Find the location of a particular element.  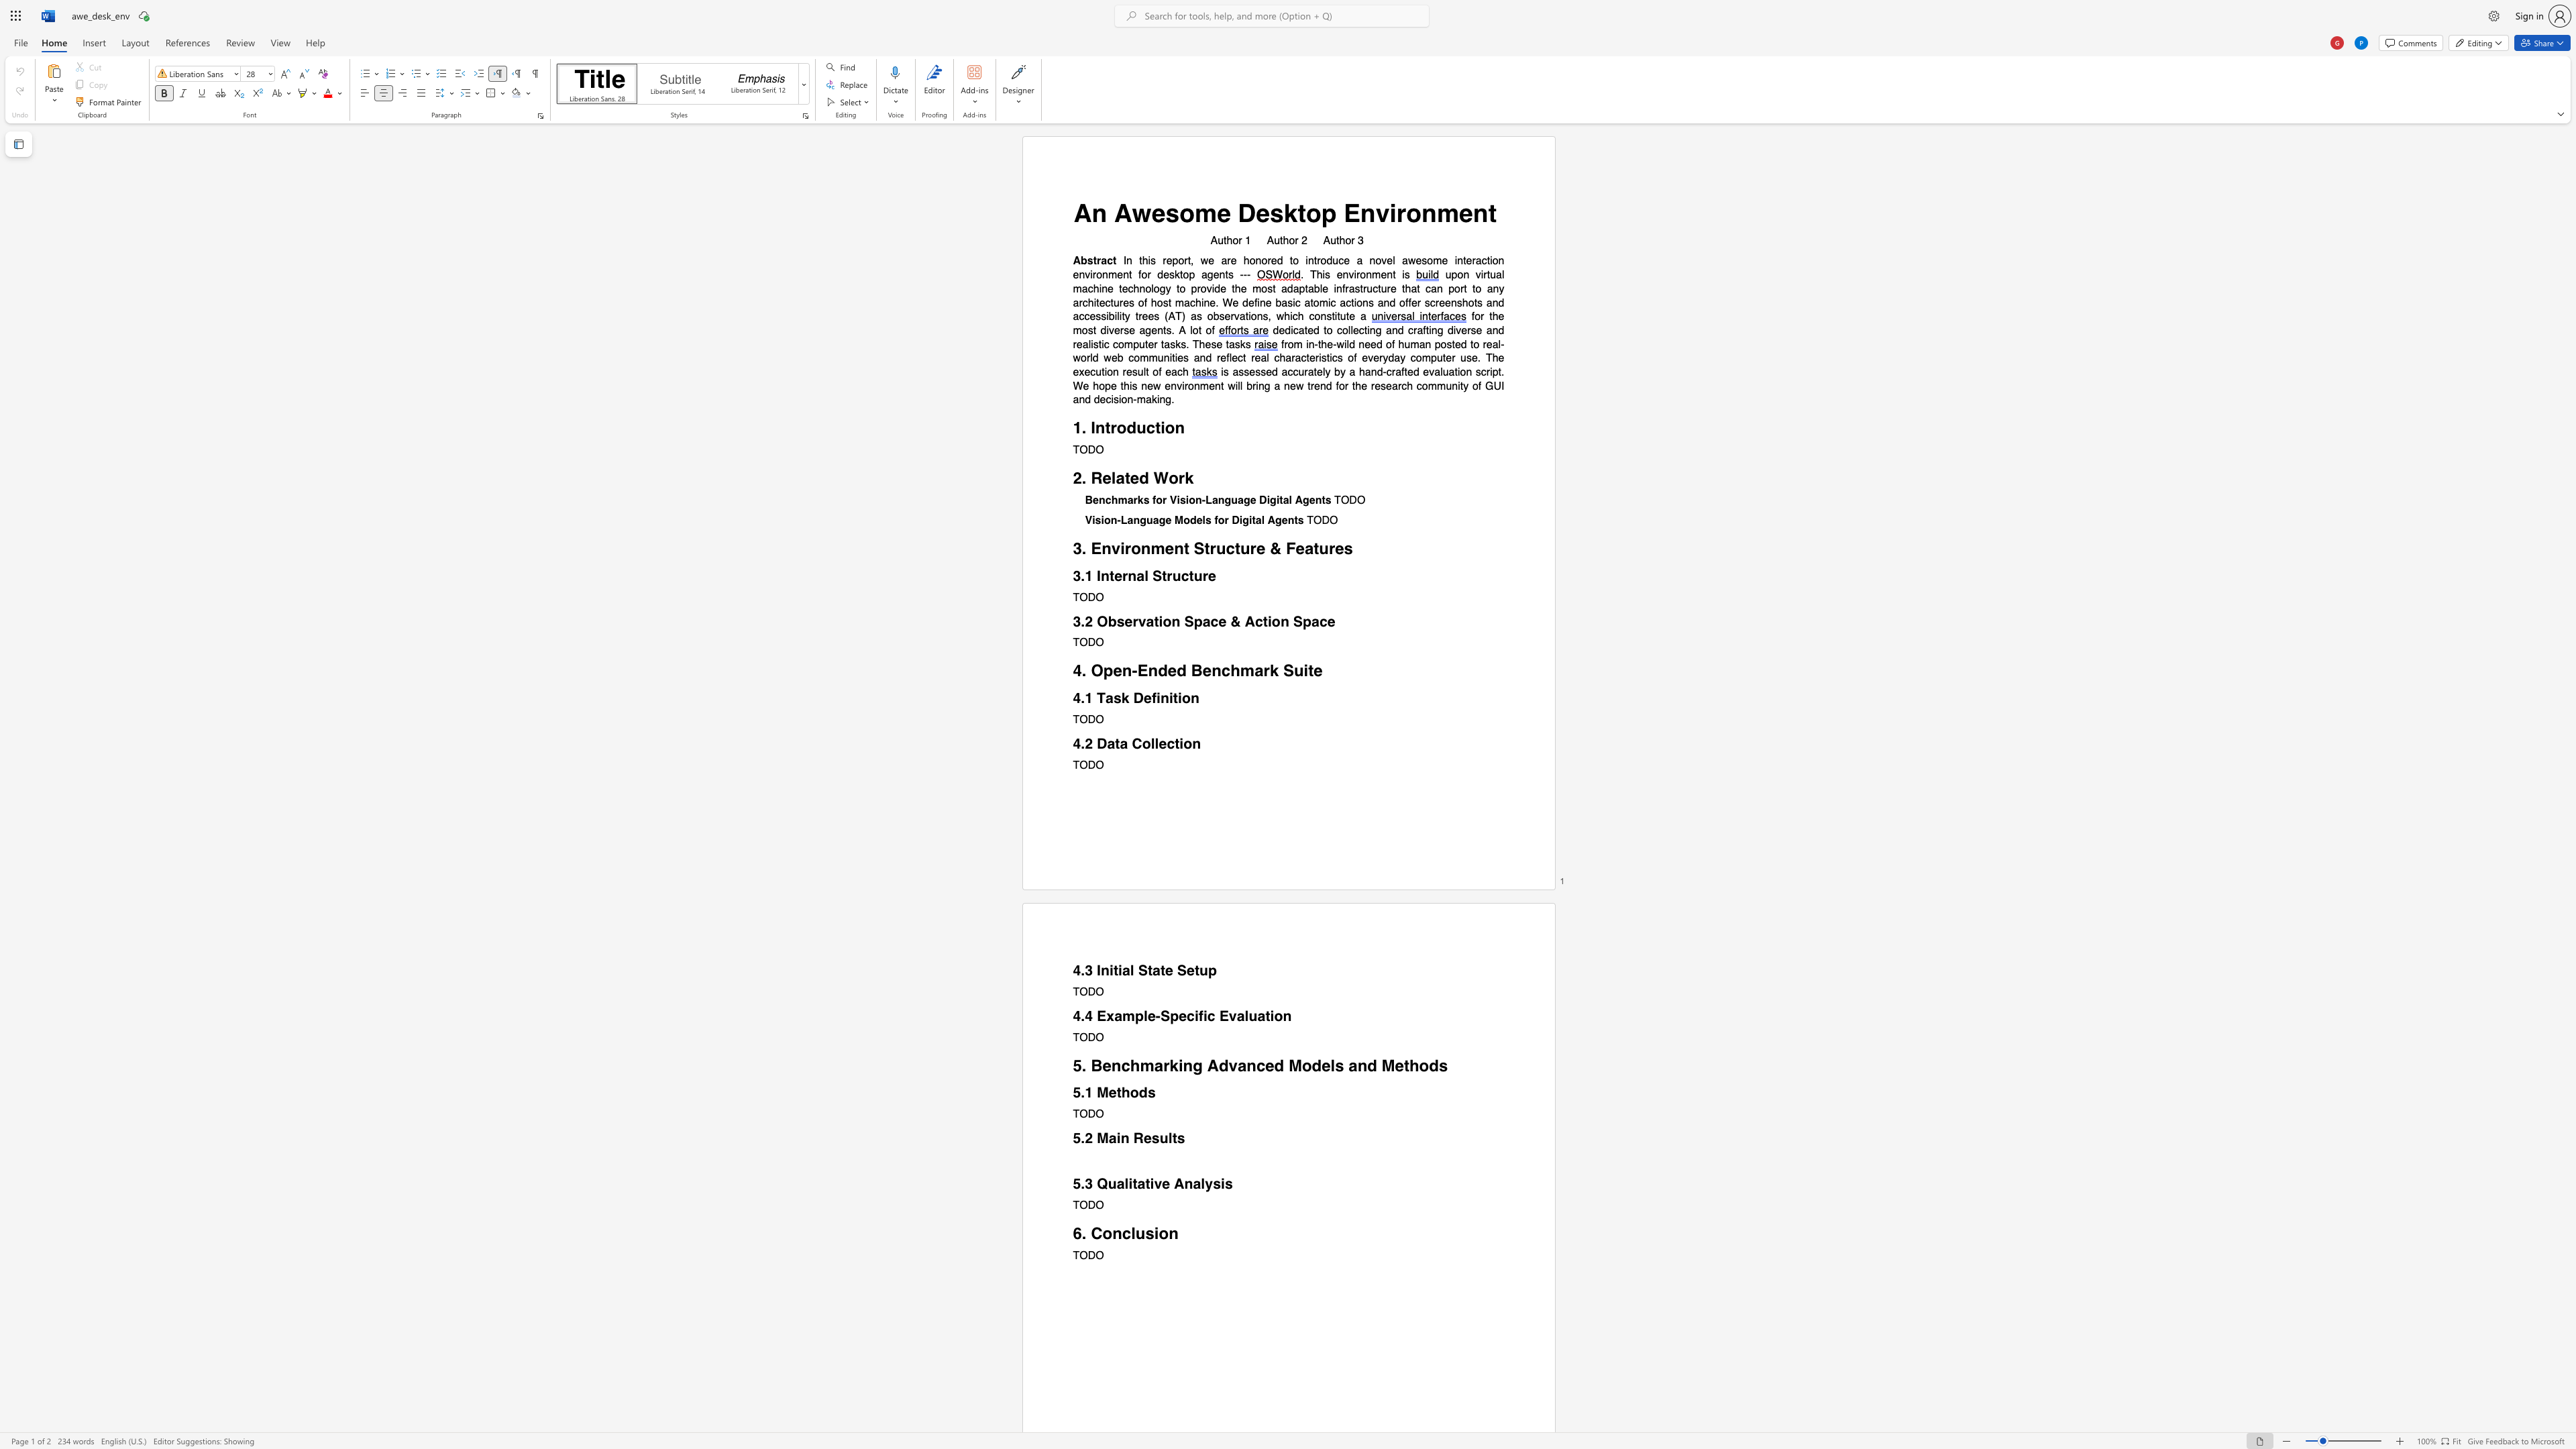

the subset text "ro" within the text "1. Introduction" is located at coordinates (1110, 427).